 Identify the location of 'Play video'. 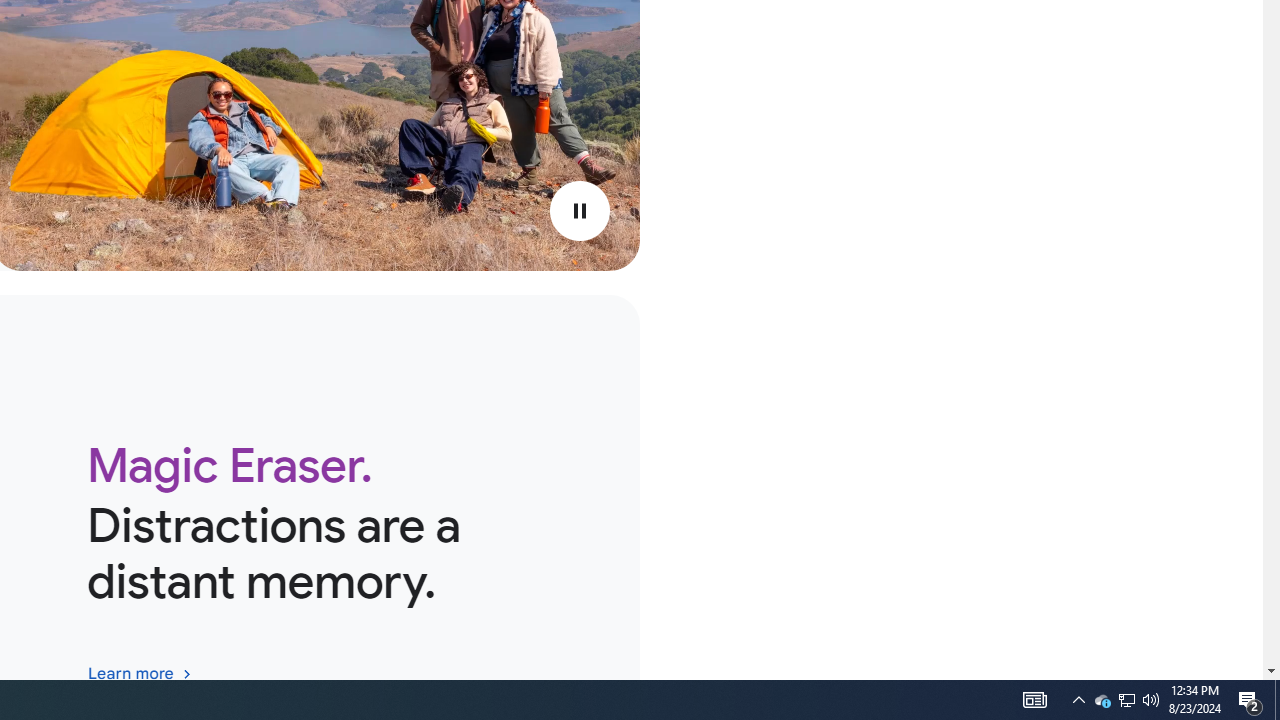
(578, 211).